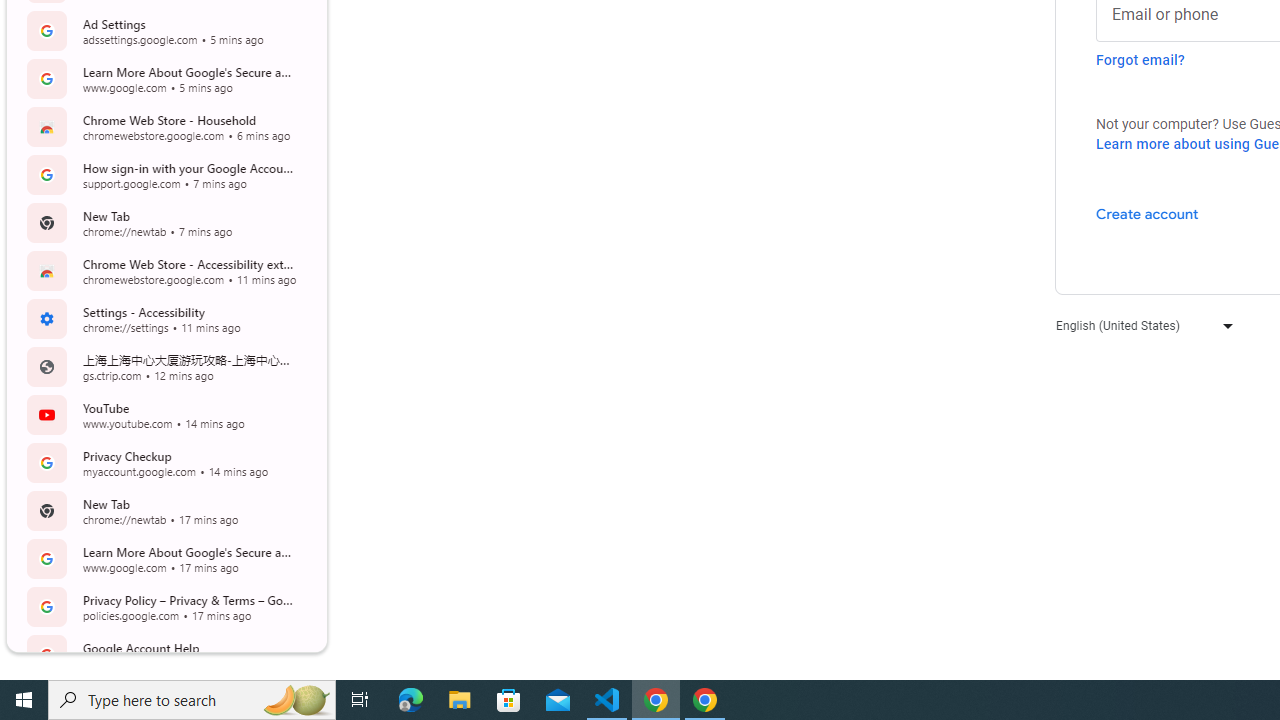 The width and height of the screenshot is (1280, 720). I want to click on 'Ad Settings adssettings.google.com 5 mins ago Open Tab', so click(164, 30).